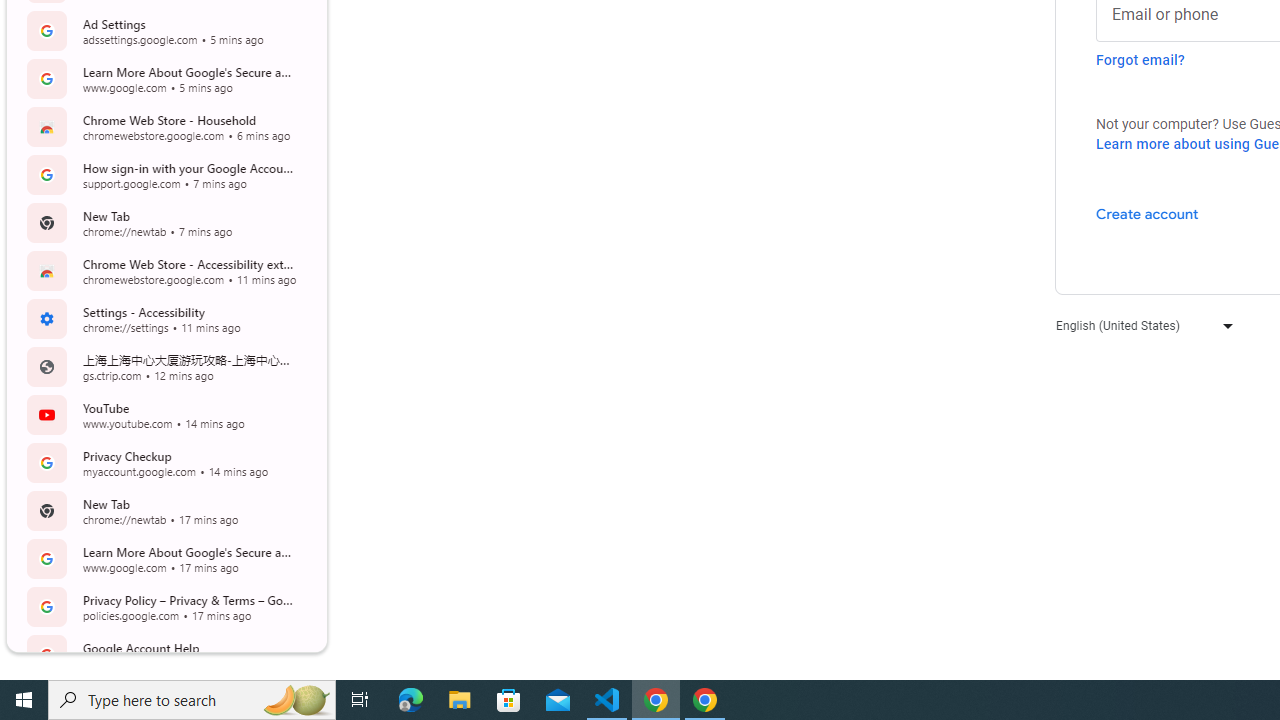 The width and height of the screenshot is (1280, 720). I want to click on 'Ad Settings adssettings.google.com 5 mins ago Open Tab', so click(164, 30).